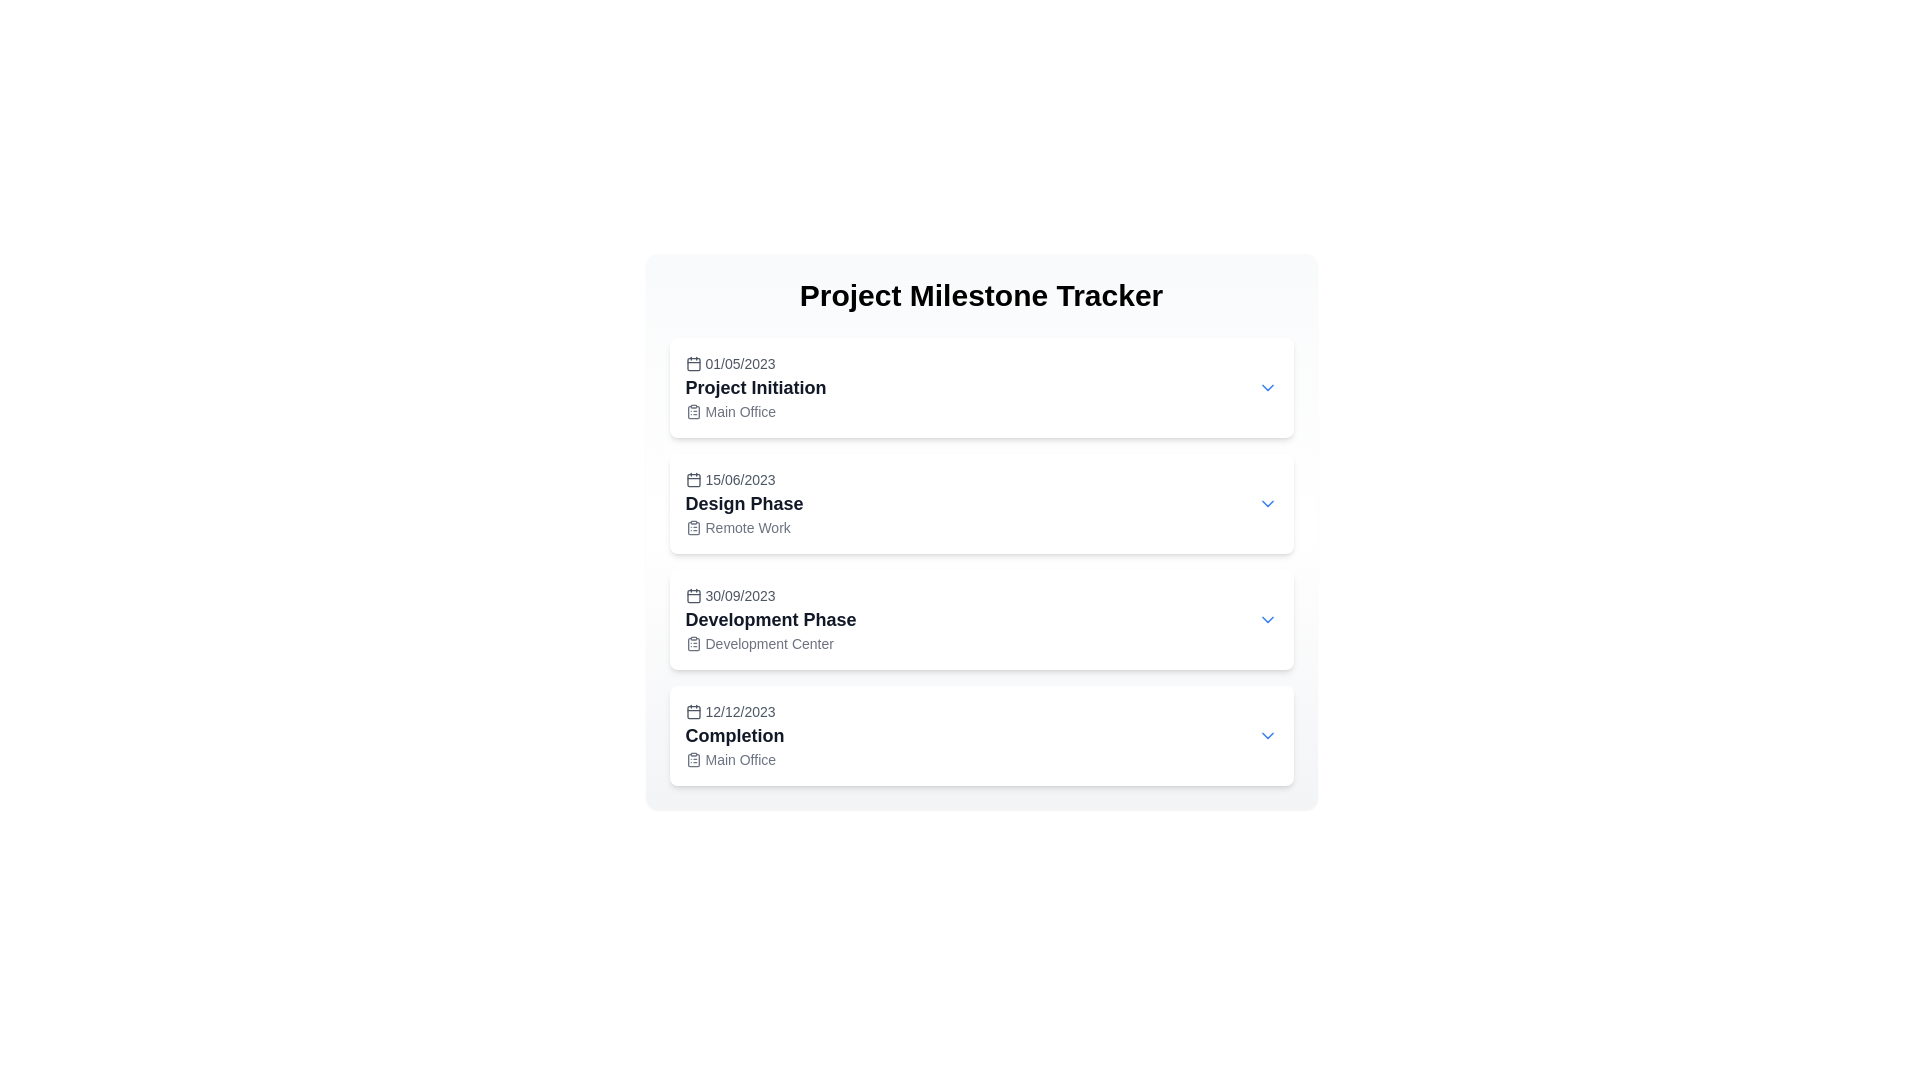 The width and height of the screenshot is (1920, 1080). Describe the element at coordinates (693, 364) in the screenshot. I see `the decorative calendar icon element located near the top-left section of the 'Project Initiation' item in the project milestones list` at that location.